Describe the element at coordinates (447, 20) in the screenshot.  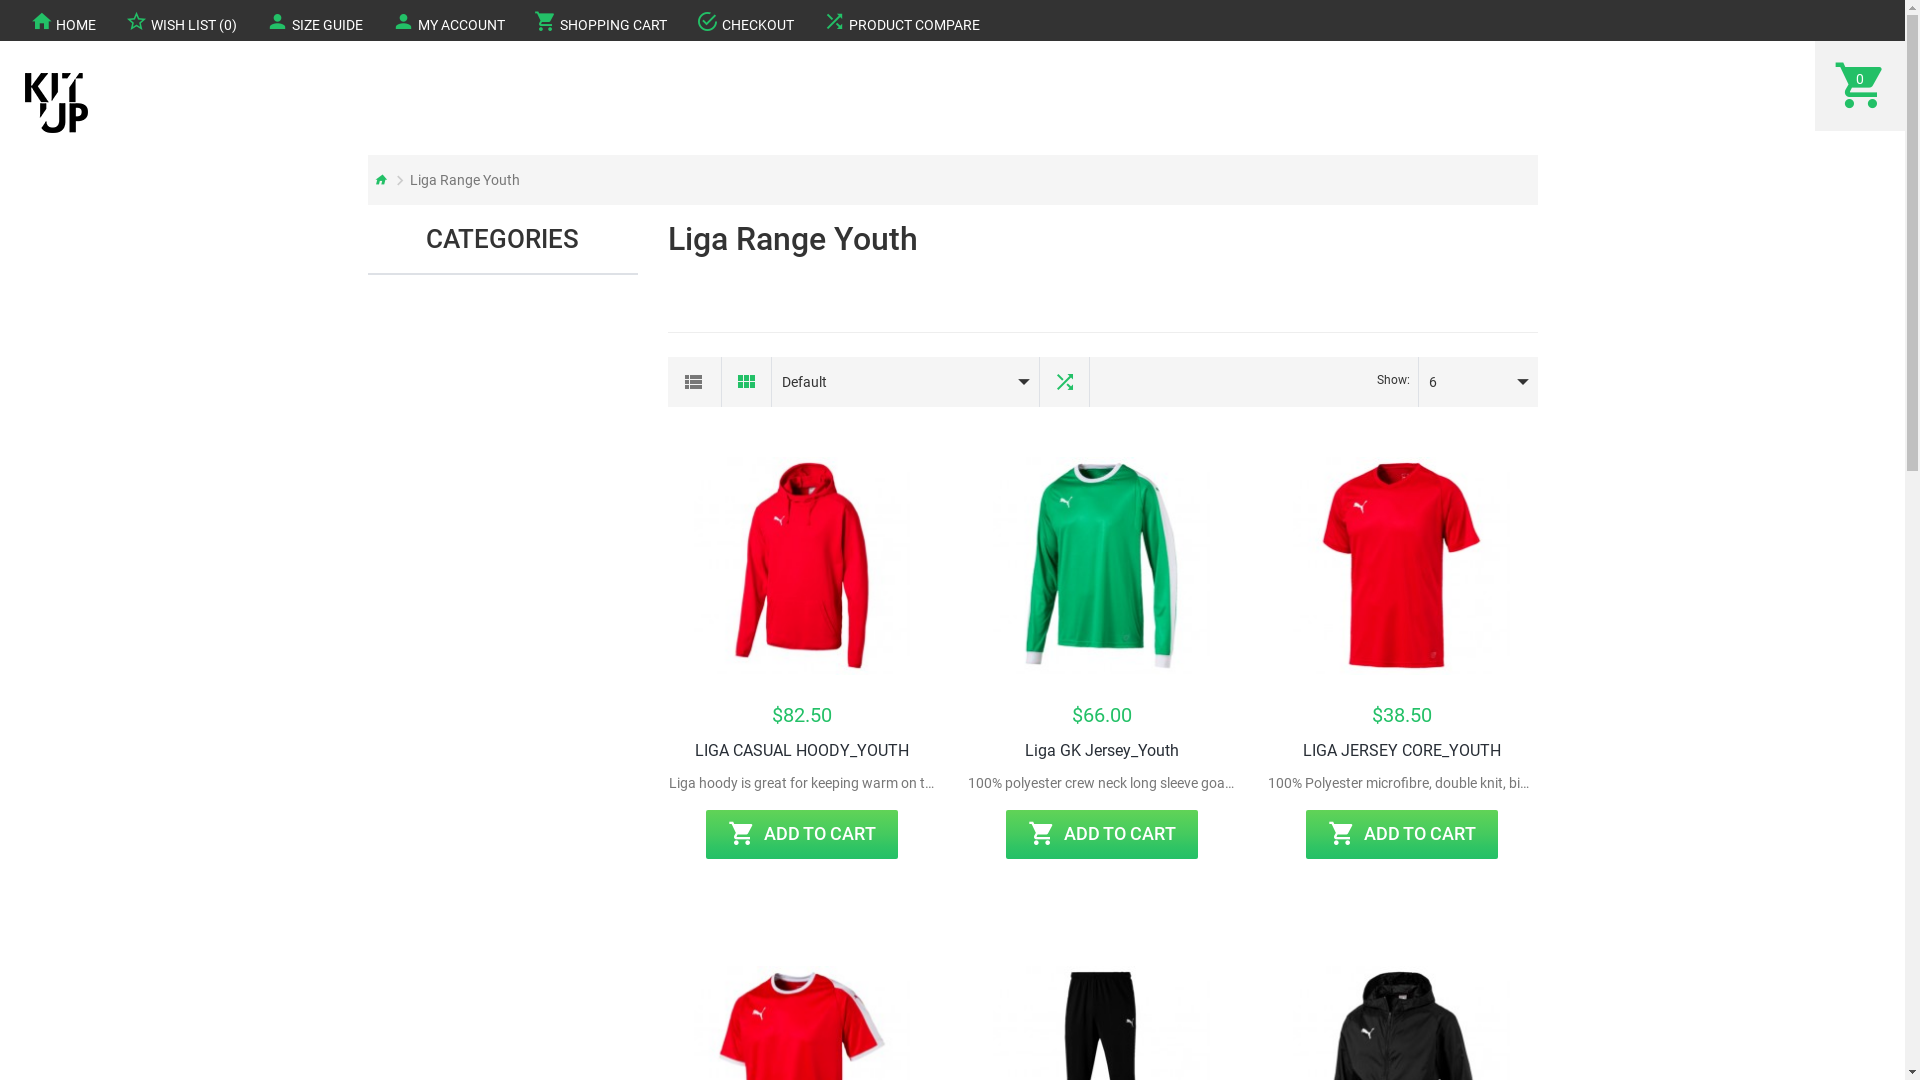
I see `'MY ACCOUNT'` at that location.